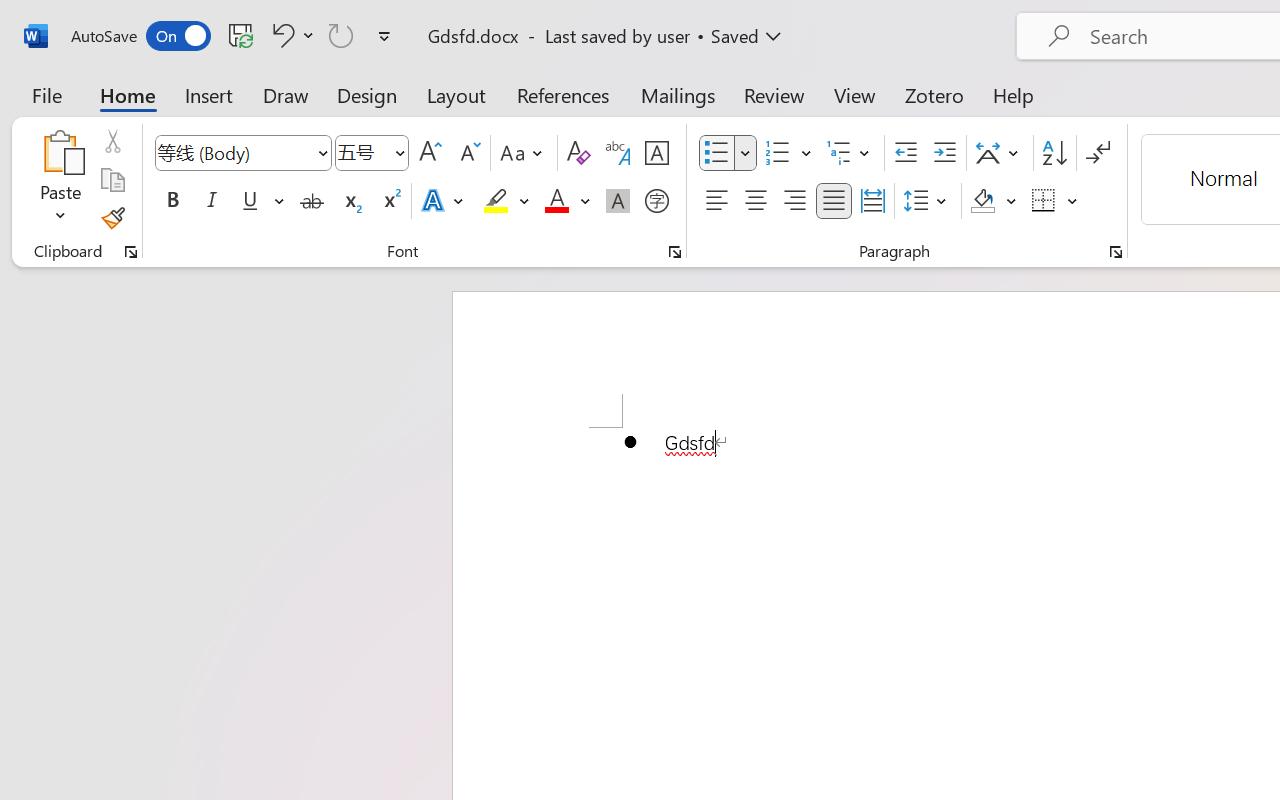  I want to click on 'Font Color Red', so click(556, 201).